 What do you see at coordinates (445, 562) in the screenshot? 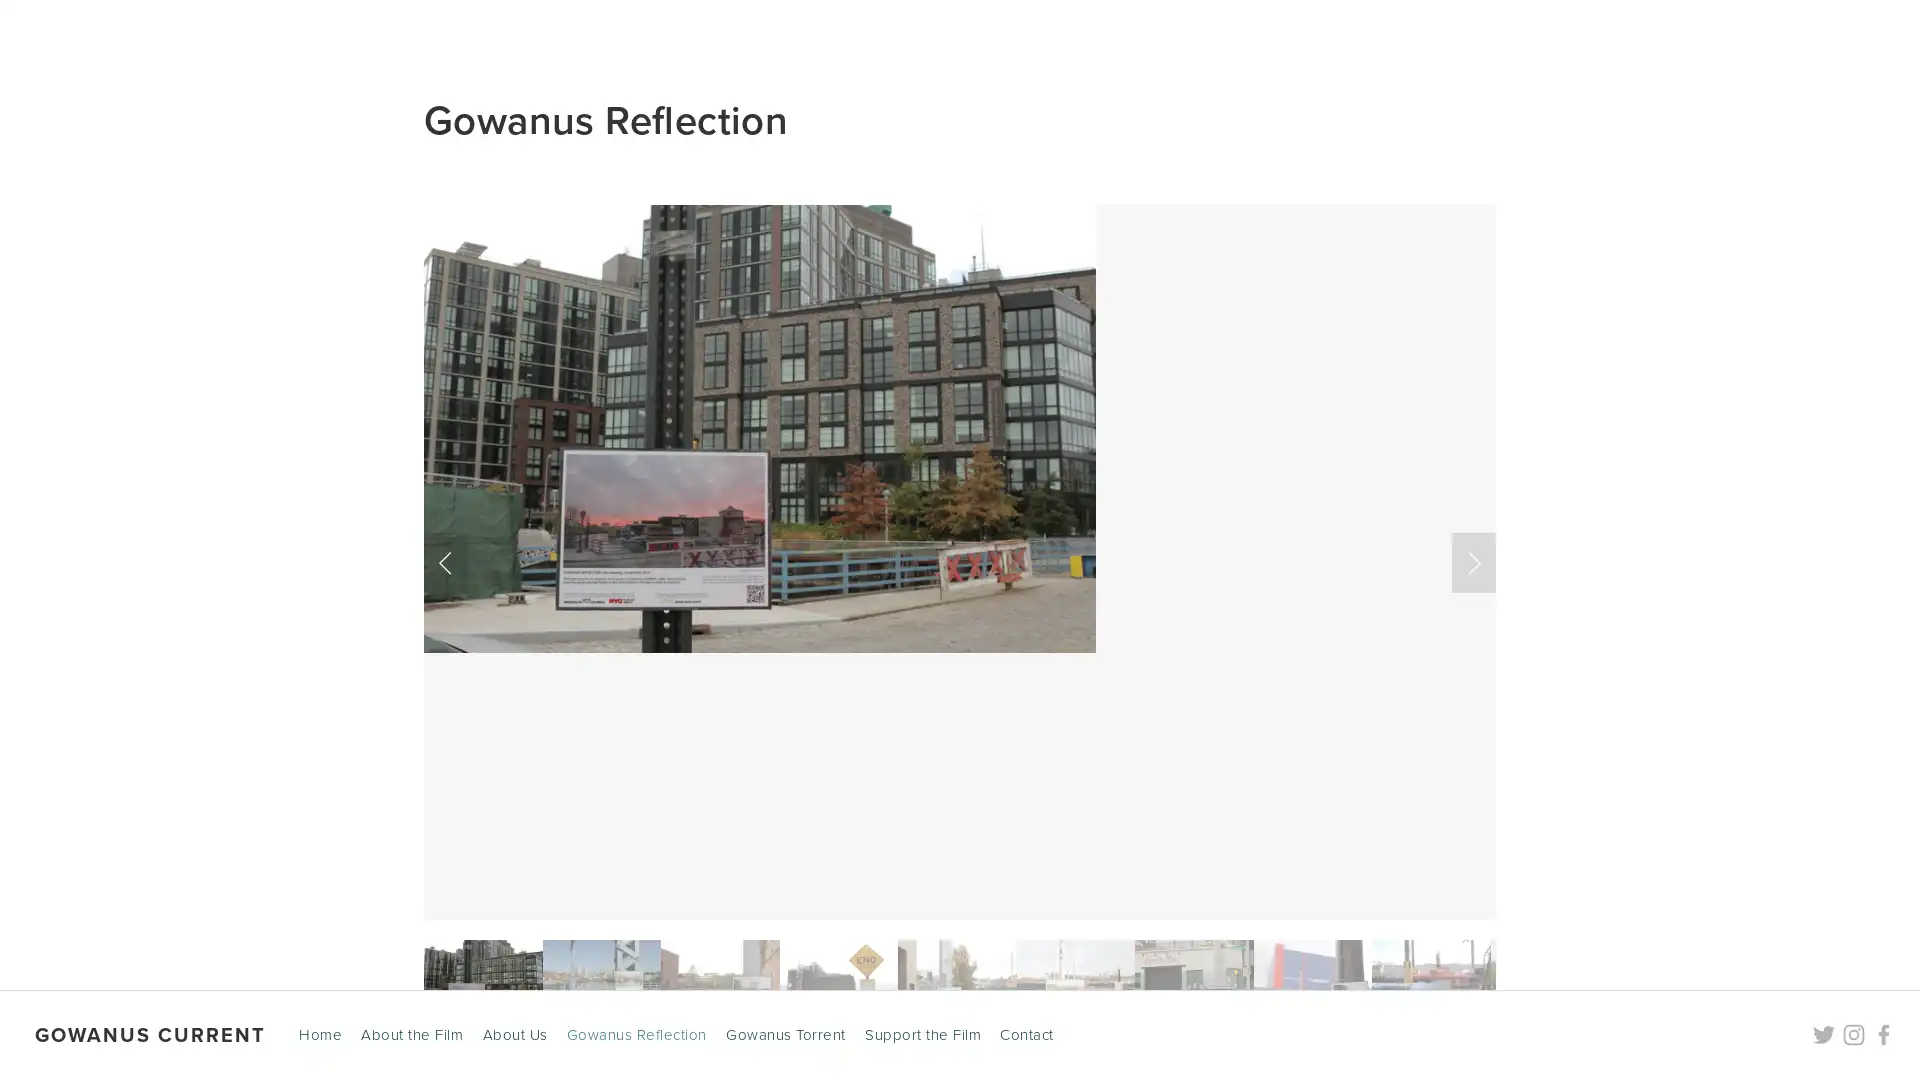
I see `Previous Slide` at bounding box center [445, 562].